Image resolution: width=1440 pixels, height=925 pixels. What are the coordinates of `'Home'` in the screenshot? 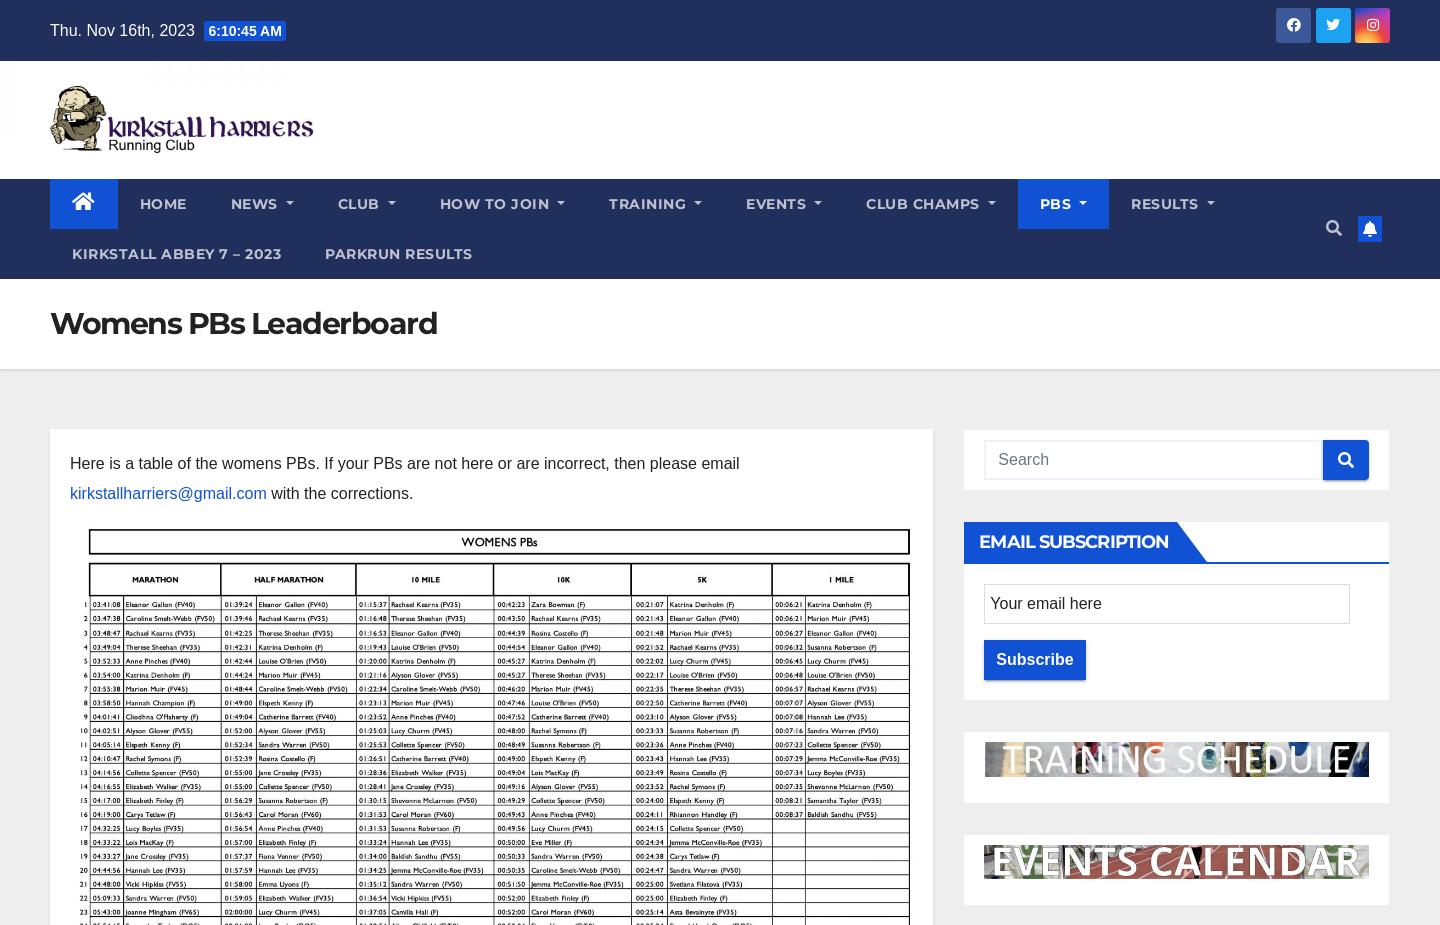 It's located at (161, 202).